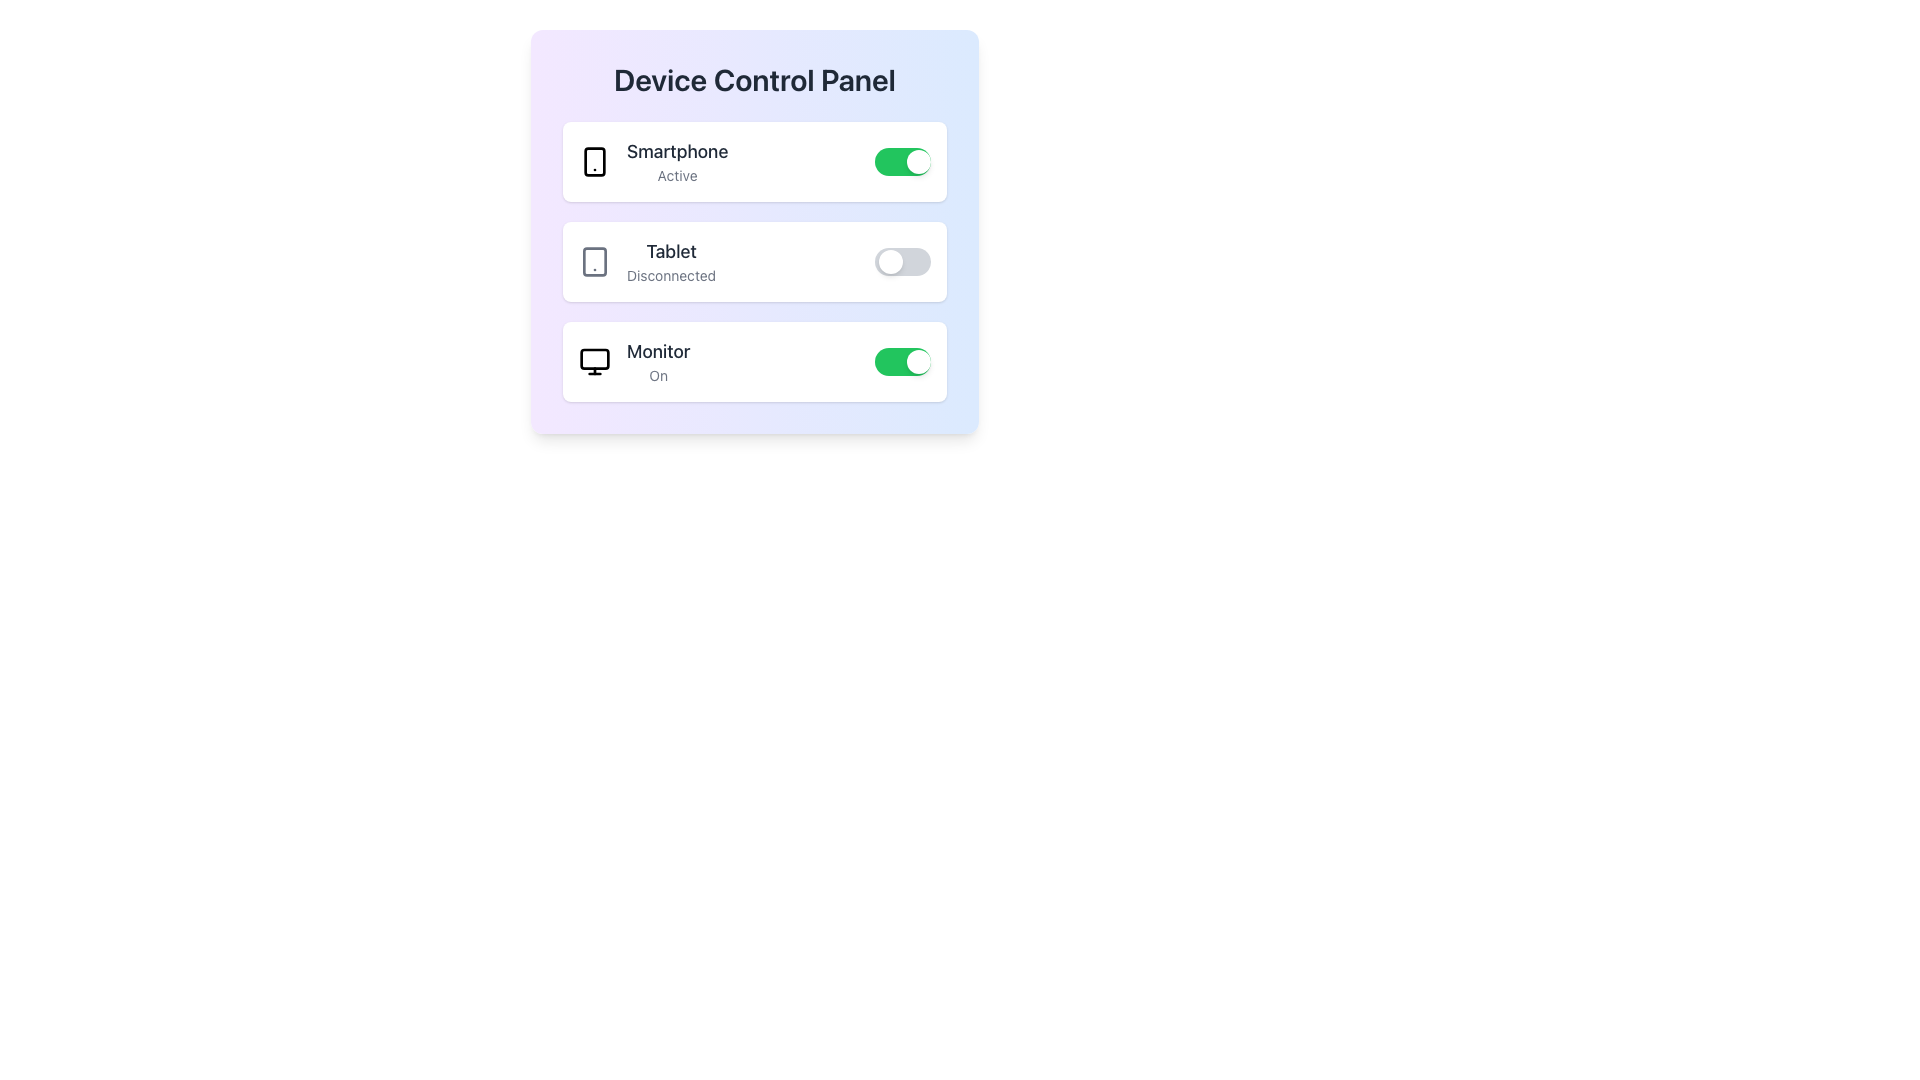  Describe the element at coordinates (671, 261) in the screenshot. I see `the Text label displaying 'Tablet' and 'Disconnected', which is part of the Device Control Panel, located in the second row next to the tablet icon` at that location.